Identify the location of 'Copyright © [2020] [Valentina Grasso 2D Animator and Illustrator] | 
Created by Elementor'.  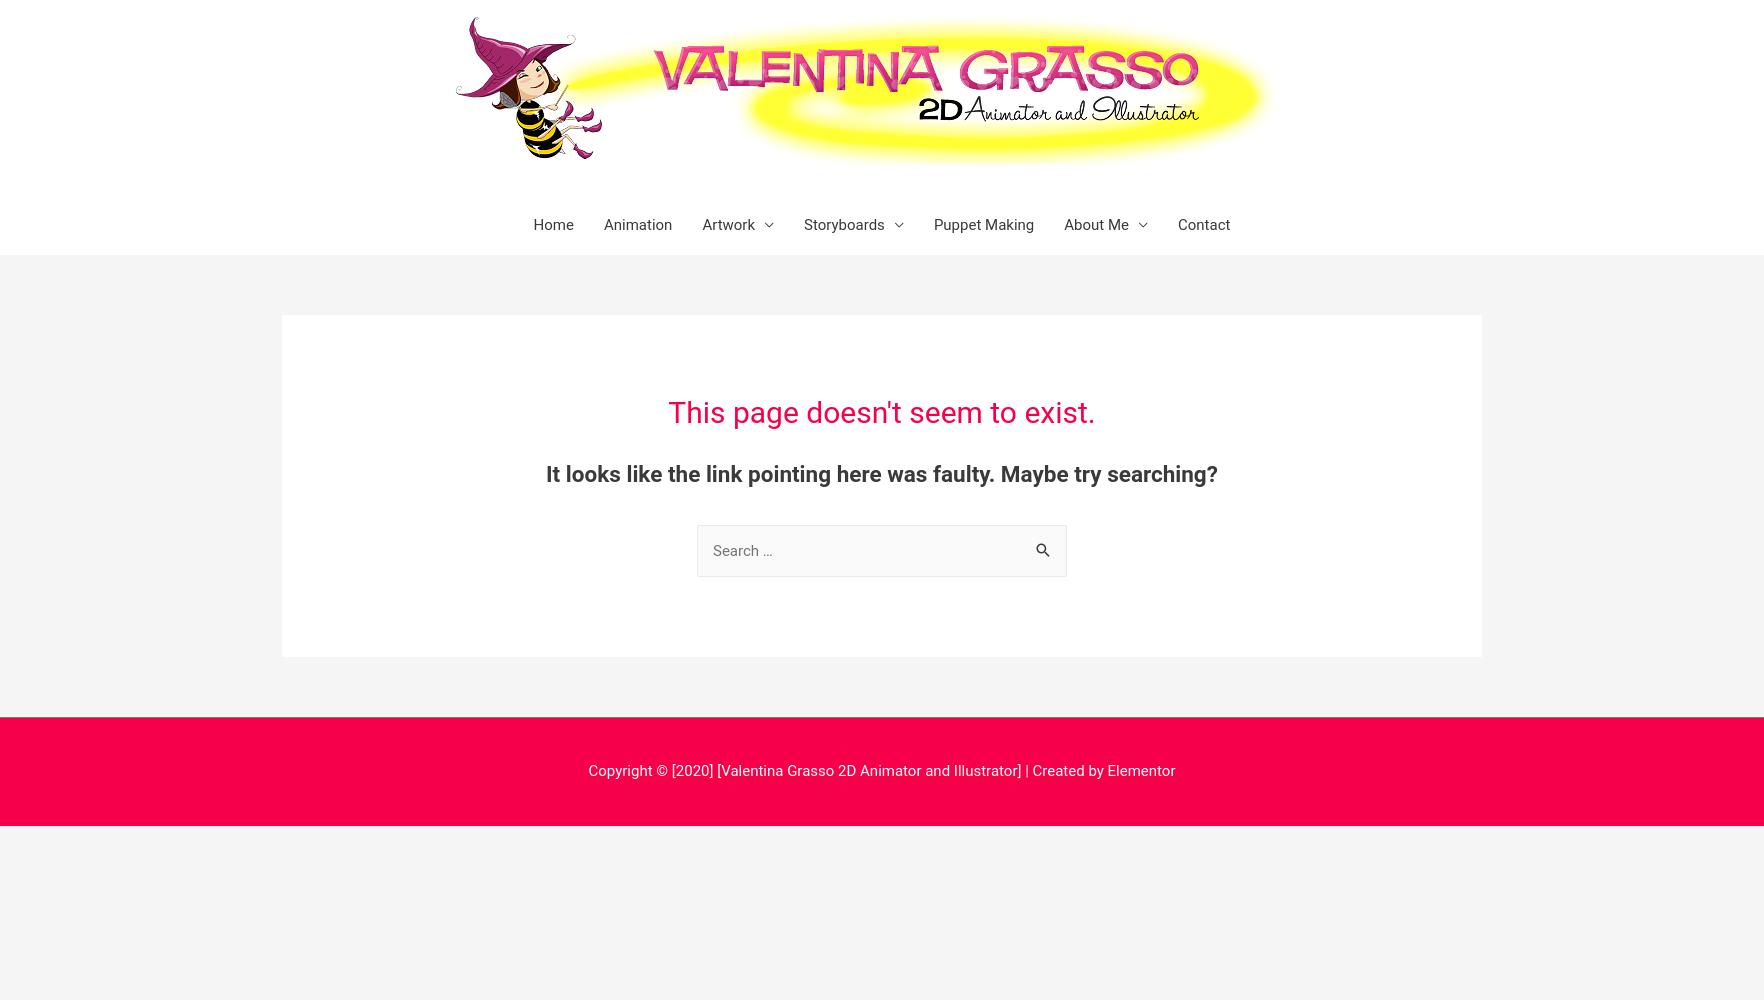
(881, 771).